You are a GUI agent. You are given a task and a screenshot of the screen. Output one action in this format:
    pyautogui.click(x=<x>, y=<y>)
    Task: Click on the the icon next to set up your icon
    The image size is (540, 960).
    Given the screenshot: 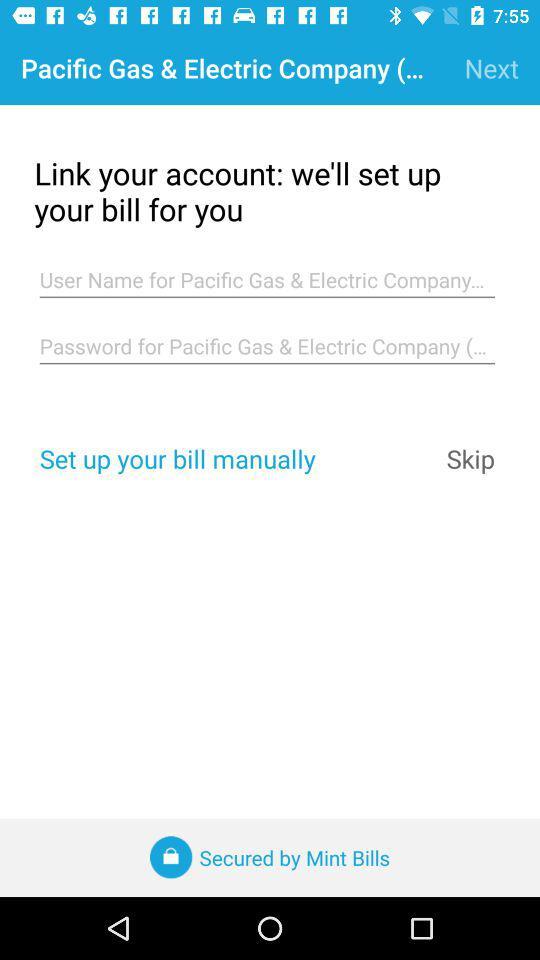 What is the action you would take?
    pyautogui.click(x=470, y=458)
    